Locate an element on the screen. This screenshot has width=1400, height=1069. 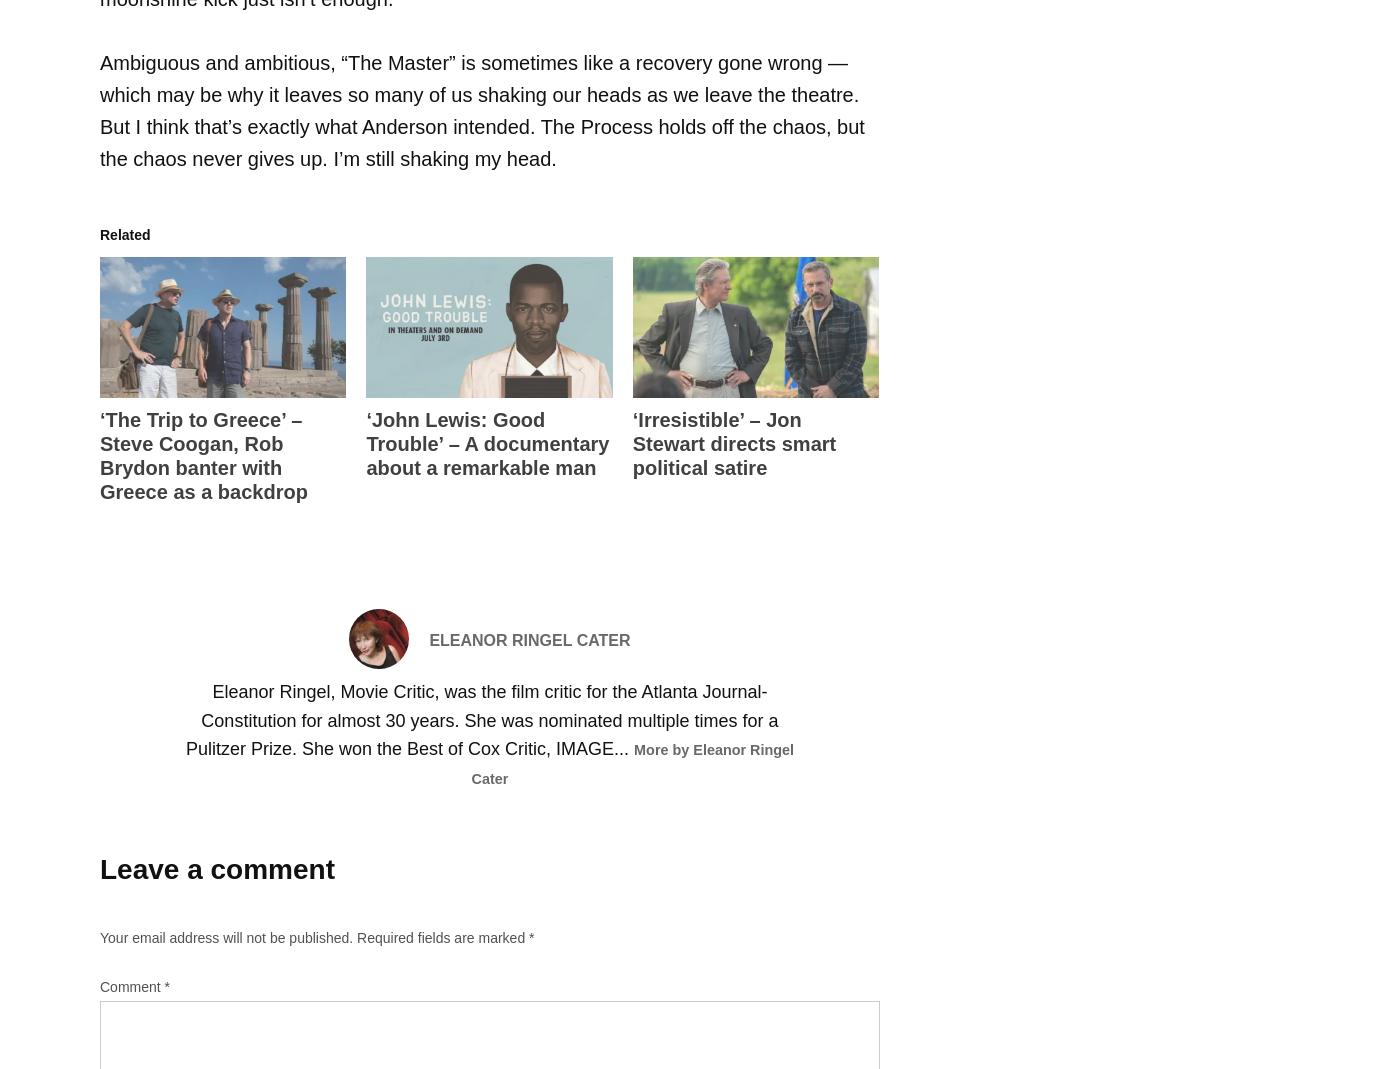
'Ambiguous and ambitious, “The Master” is sometimes like a recovery gone wrong — which may be why it leaves so many of us shaking our heads as we leave the theatre. But I think that’s exactly what Anderson intended. The Process holds off the chaos, but the chaos never gives up. I’m still shaking my head.' is located at coordinates (482, 110).